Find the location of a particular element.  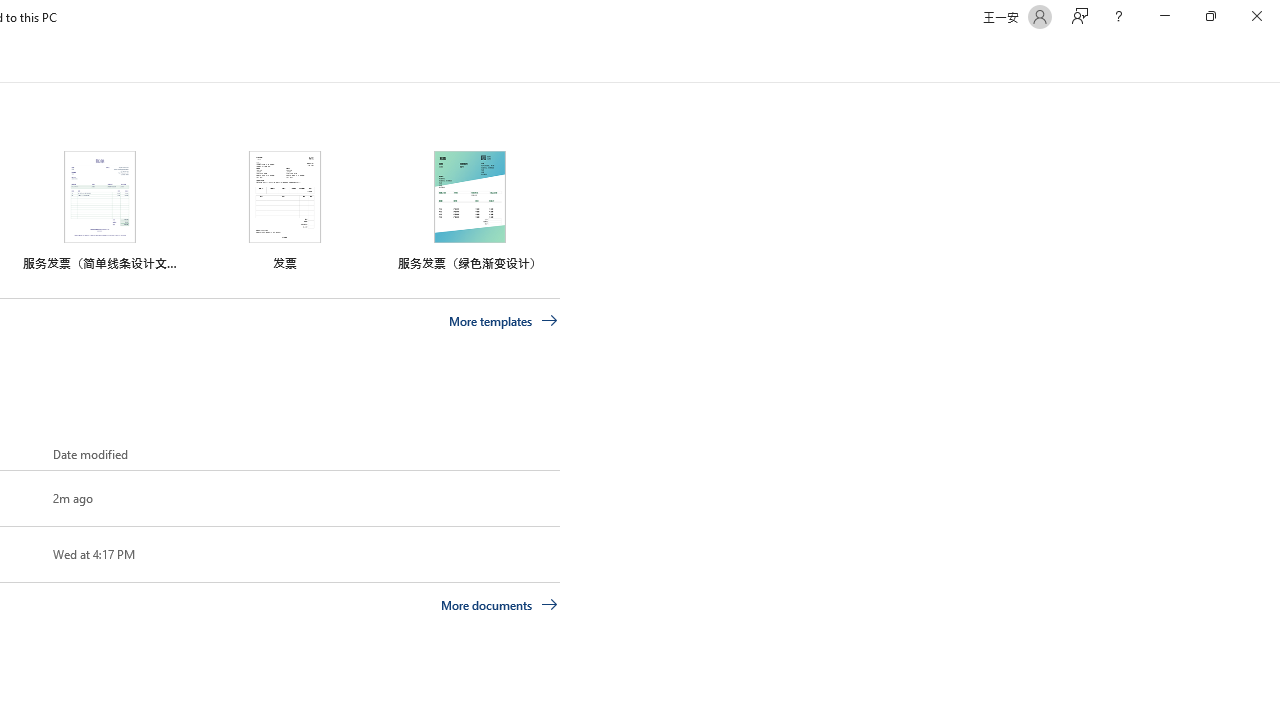

'More documents' is located at coordinates (499, 603).